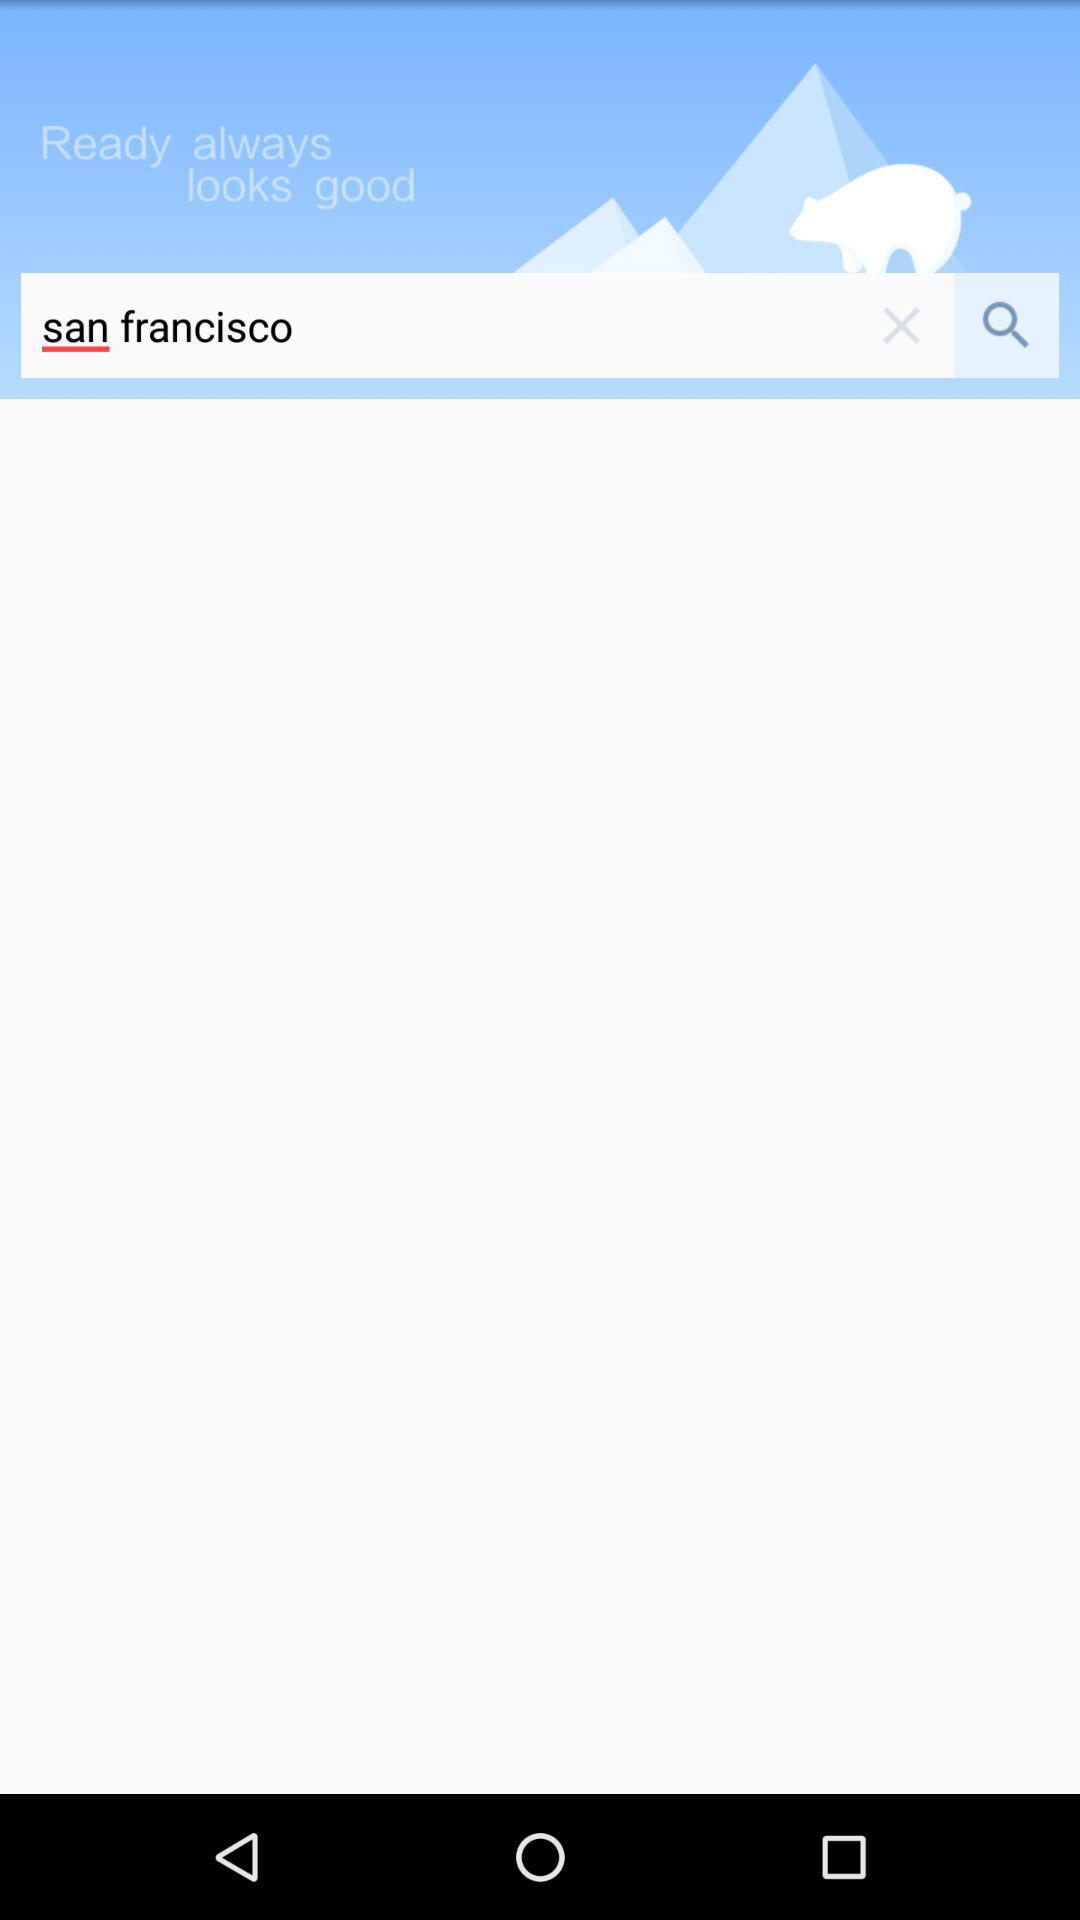 The height and width of the screenshot is (1920, 1080). Describe the element at coordinates (540, 1095) in the screenshot. I see `the icon below san francisco` at that location.